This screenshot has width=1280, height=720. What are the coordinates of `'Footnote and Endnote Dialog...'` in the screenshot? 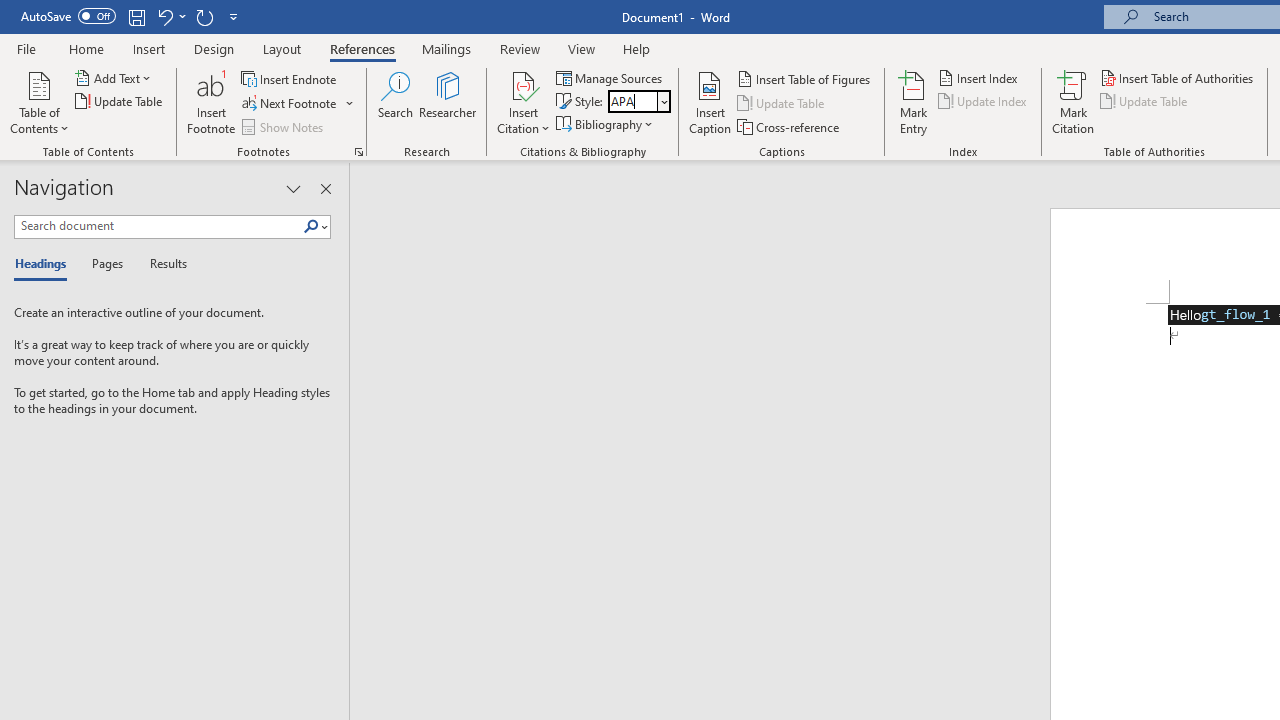 It's located at (359, 150).